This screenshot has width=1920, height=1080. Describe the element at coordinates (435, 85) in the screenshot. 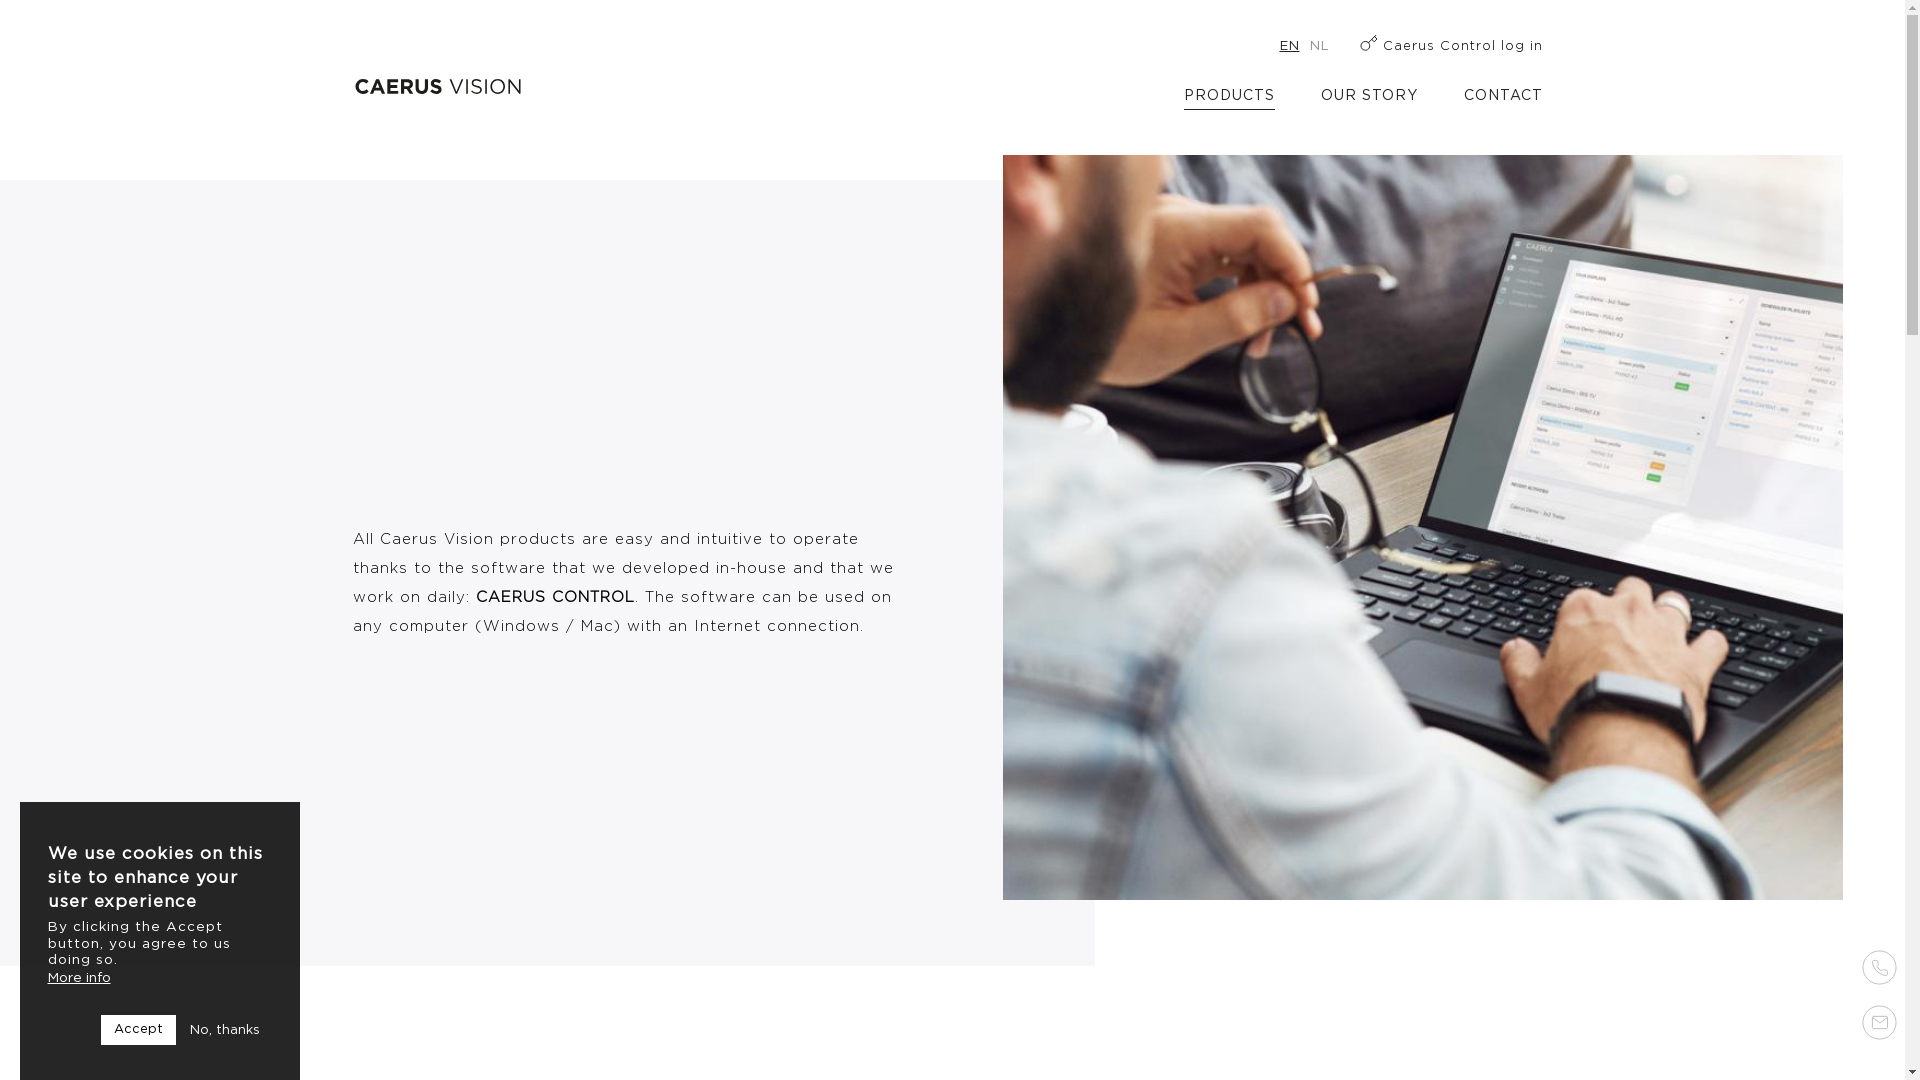

I see `'Home'` at that location.